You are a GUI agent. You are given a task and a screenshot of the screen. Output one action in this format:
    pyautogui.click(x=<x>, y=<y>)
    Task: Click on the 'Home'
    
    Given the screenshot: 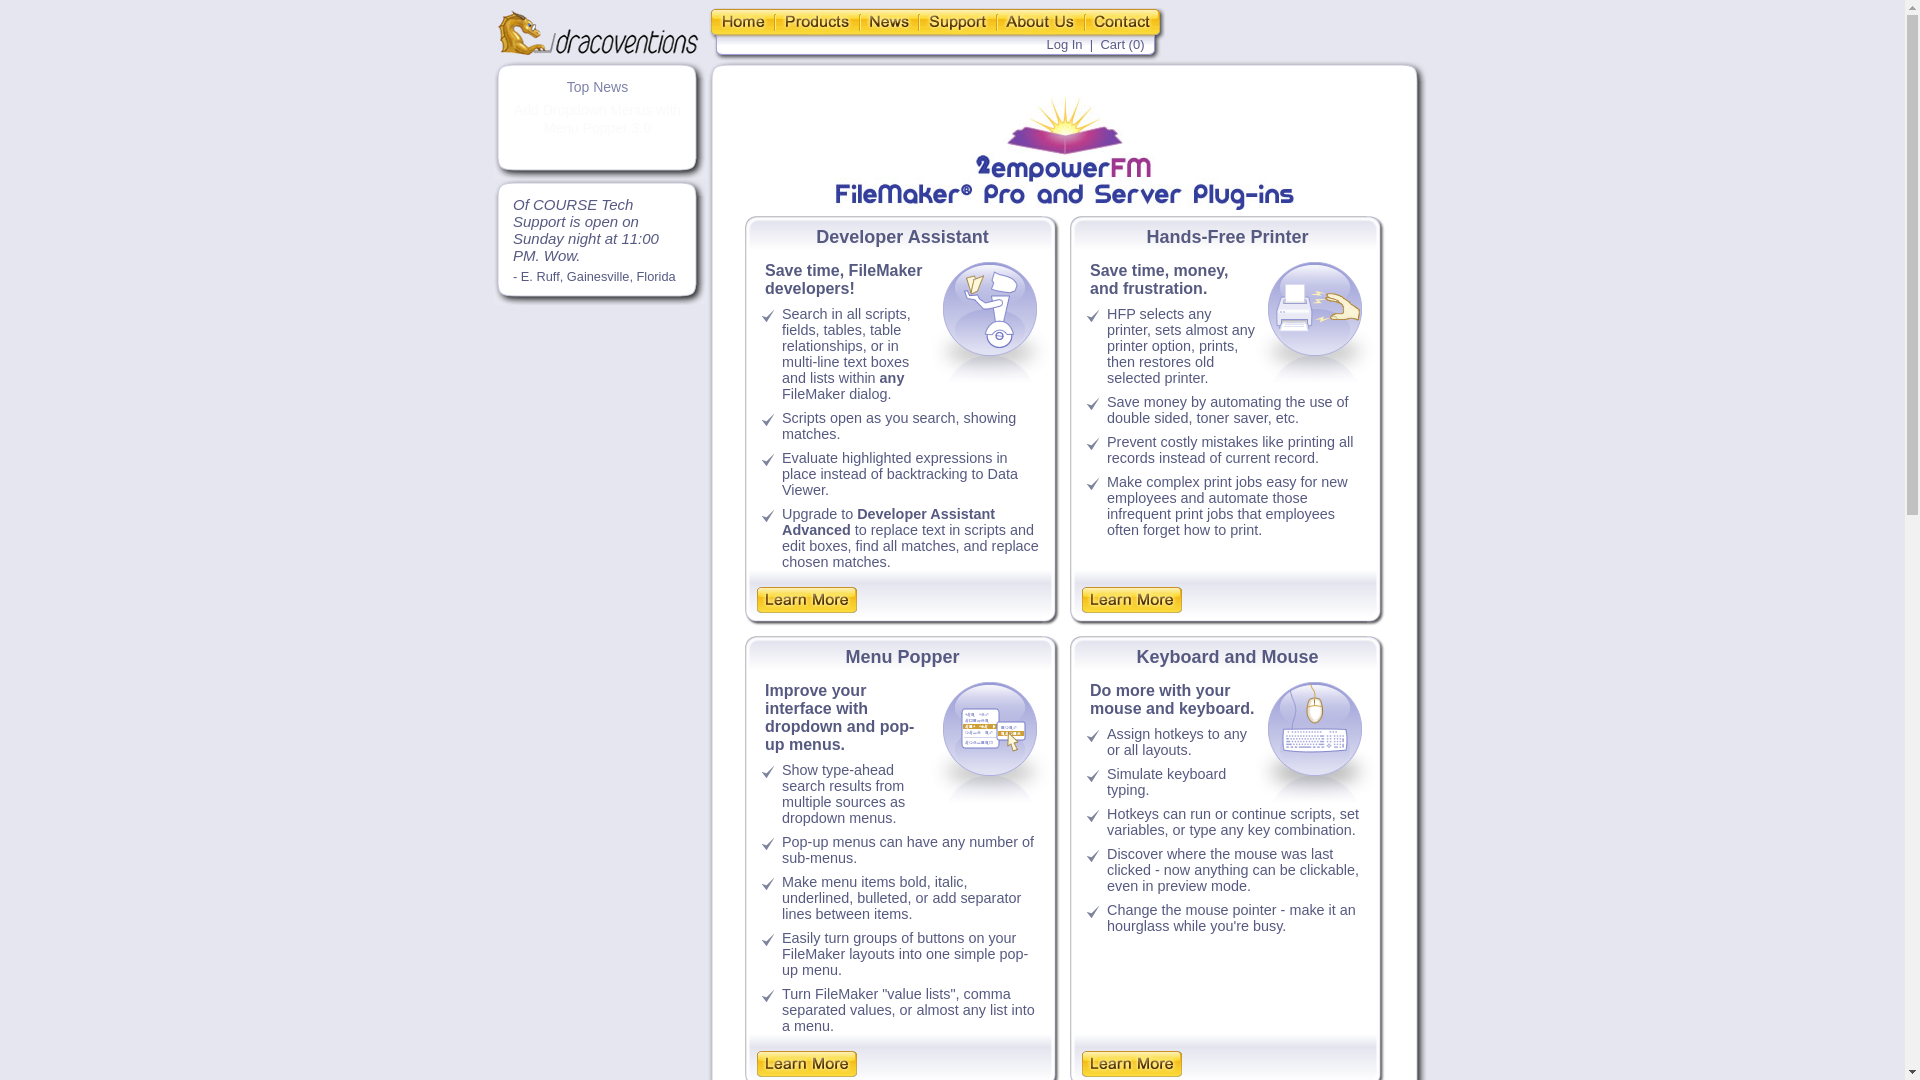 What is the action you would take?
    pyautogui.click(x=739, y=21)
    